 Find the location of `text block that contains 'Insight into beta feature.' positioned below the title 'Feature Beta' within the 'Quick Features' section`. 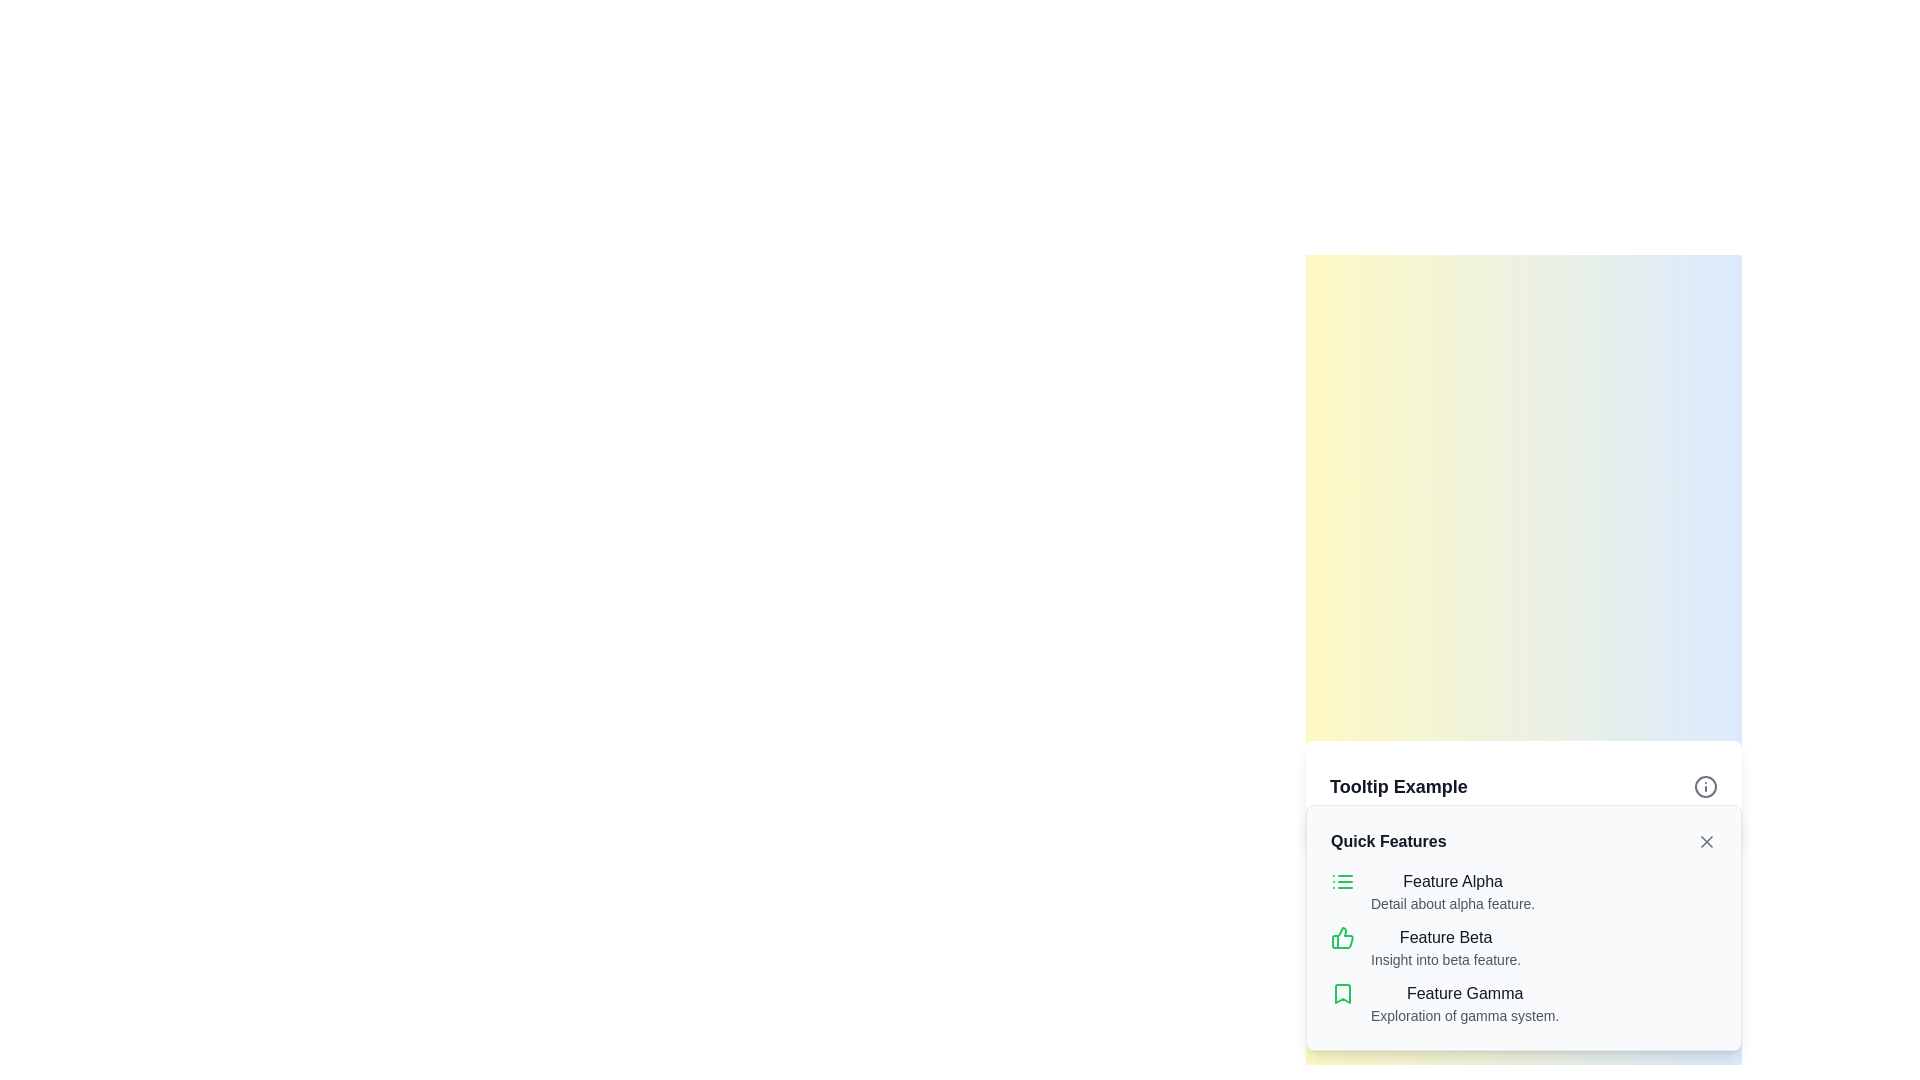

text block that contains 'Insight into beta feature.' positioned below the title 'Feature Beta' within the 'Quick Features' section is located at coordinates (1446, 959).